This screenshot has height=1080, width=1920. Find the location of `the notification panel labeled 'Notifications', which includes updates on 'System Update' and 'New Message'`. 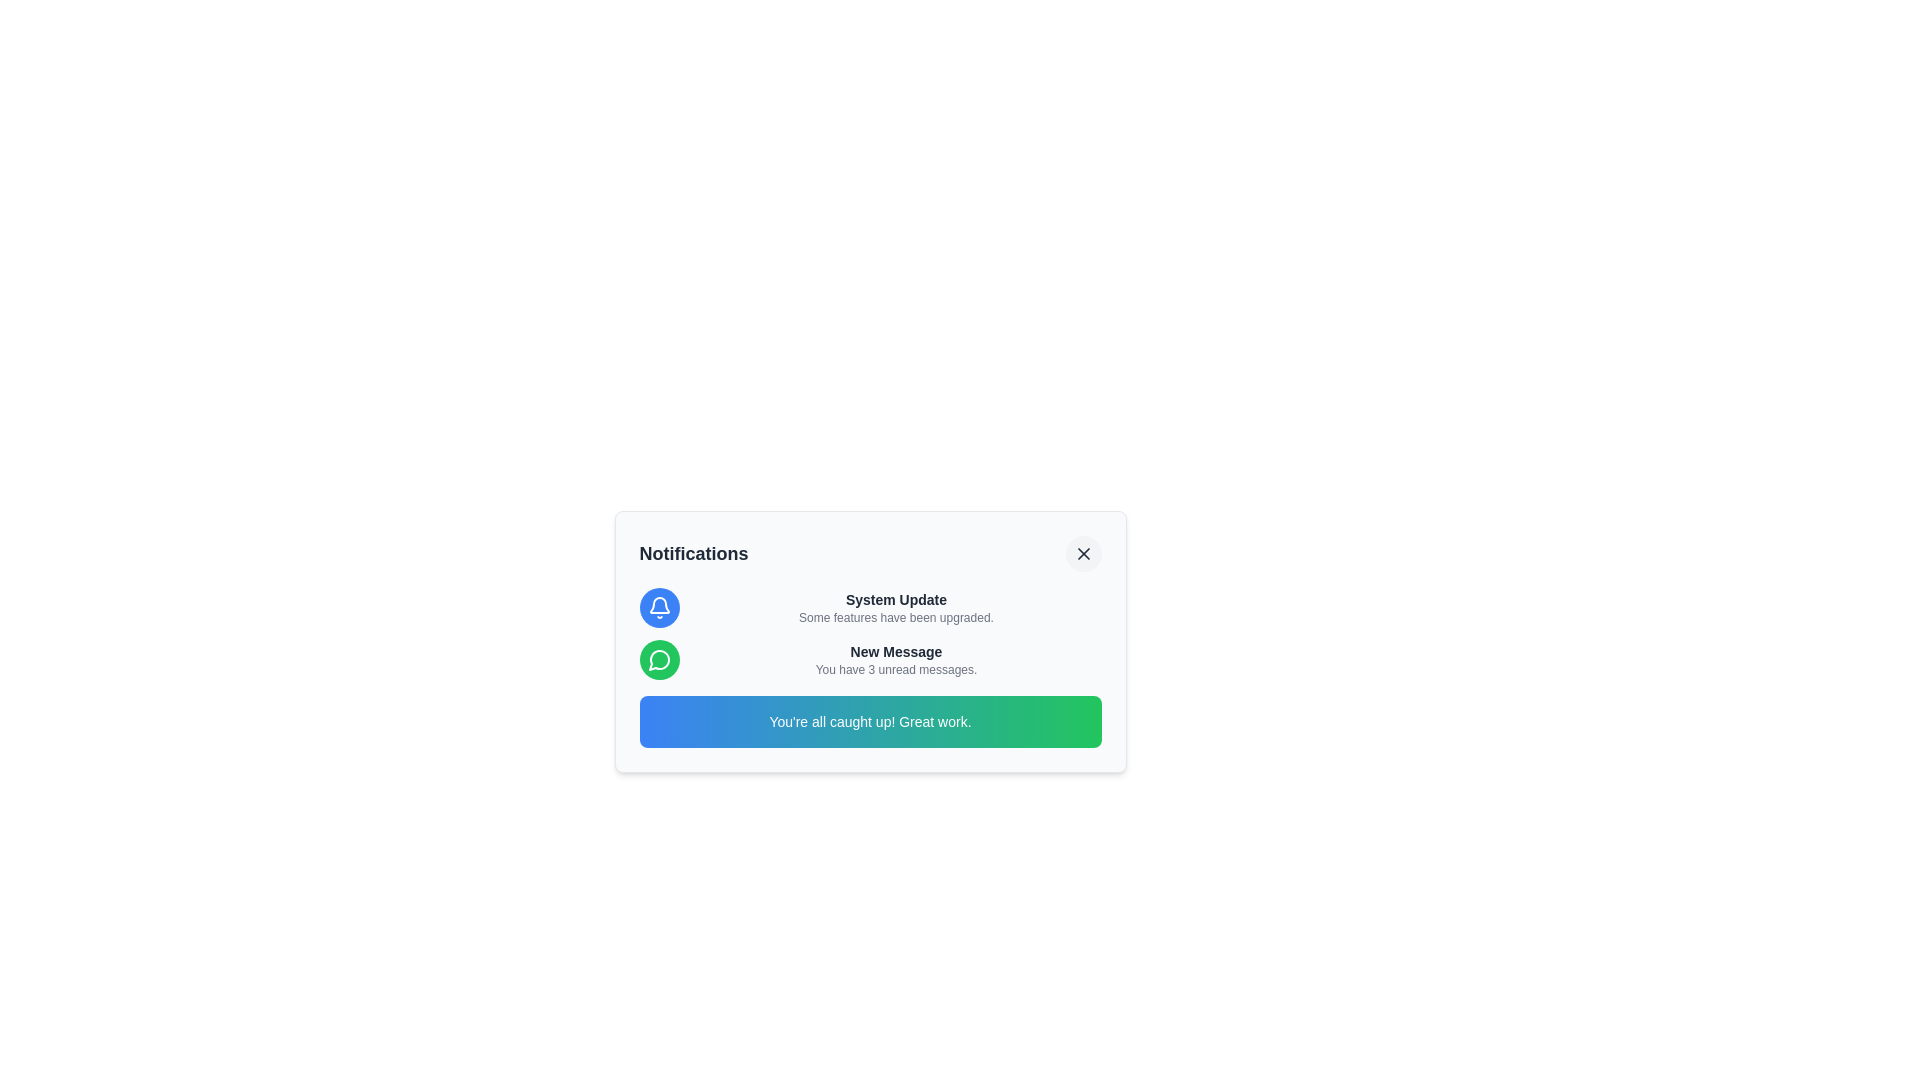

the notification panel labeled 'Notifications', which includes updates on 'System Update' and 'New Message' is located at coordinates (870, 641).